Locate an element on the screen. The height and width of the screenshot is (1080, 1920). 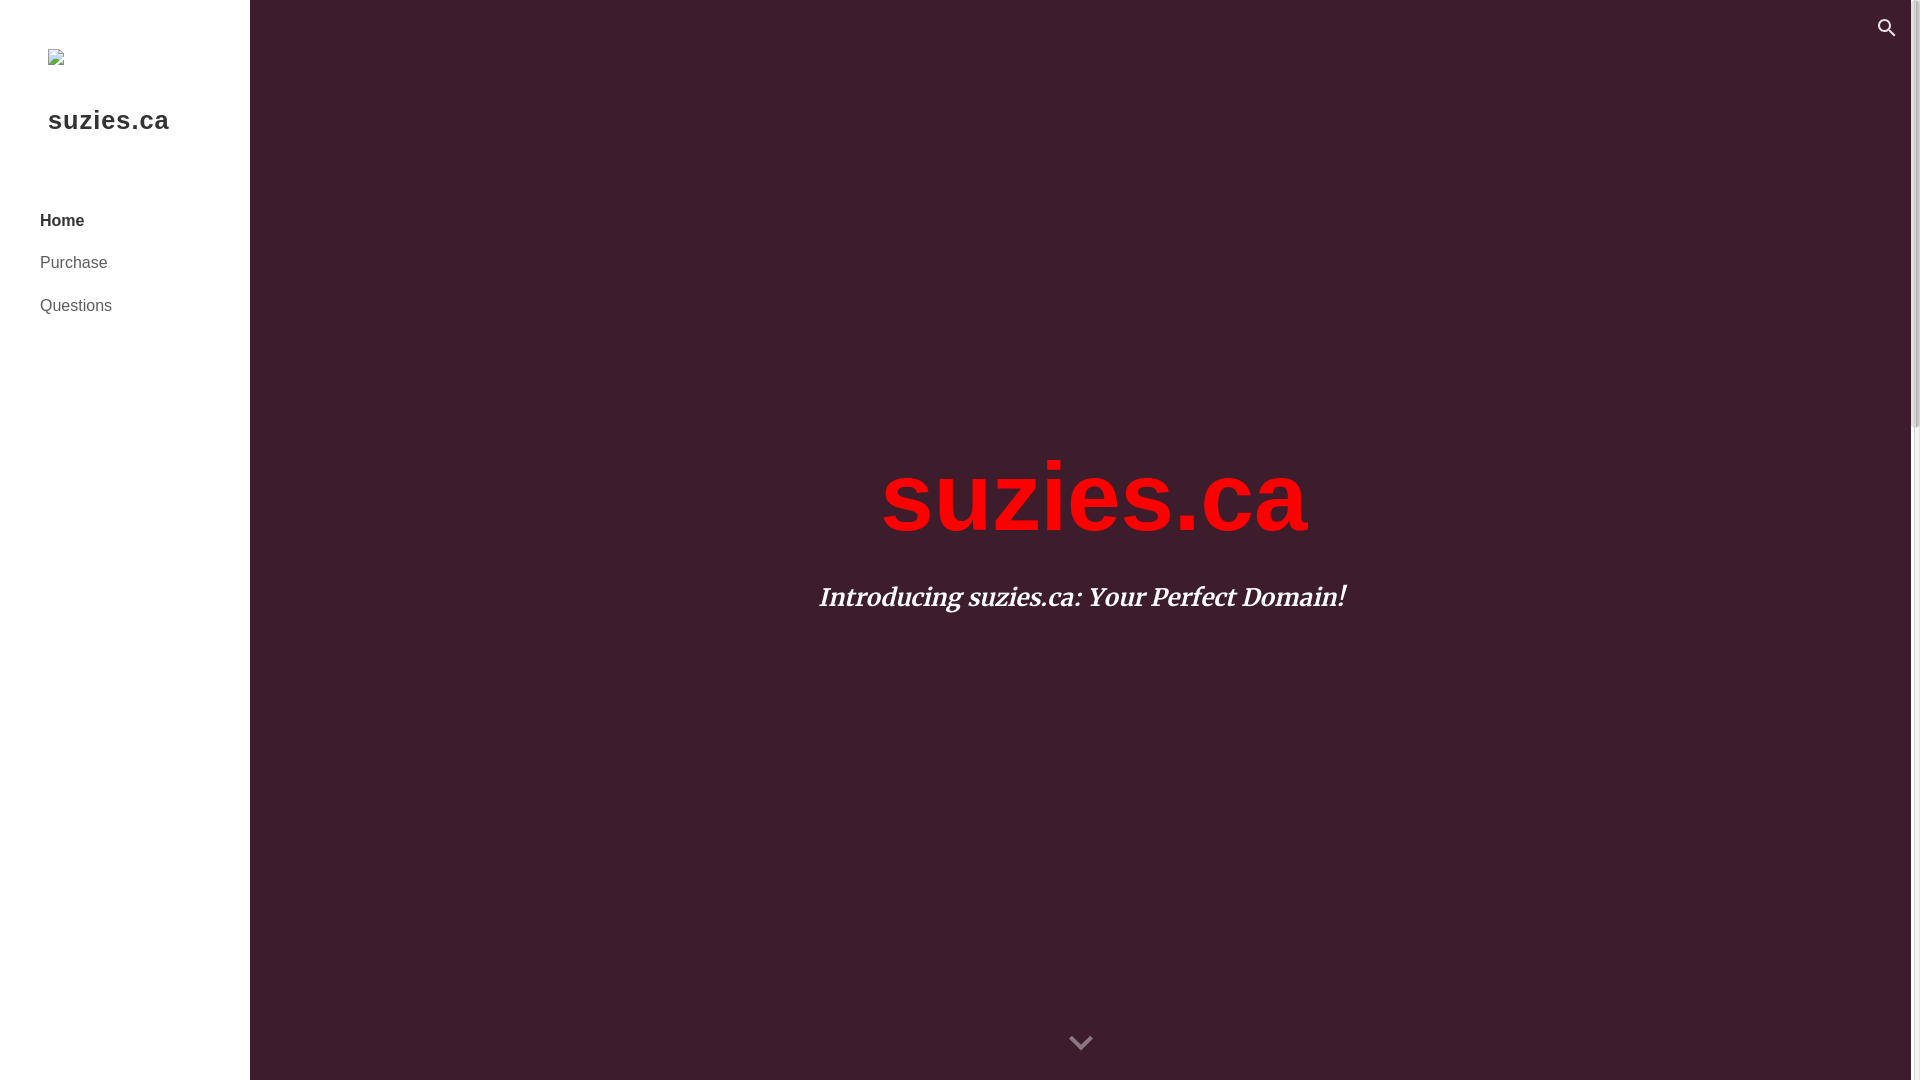
'Questions' is located at coordinates (136, 304).